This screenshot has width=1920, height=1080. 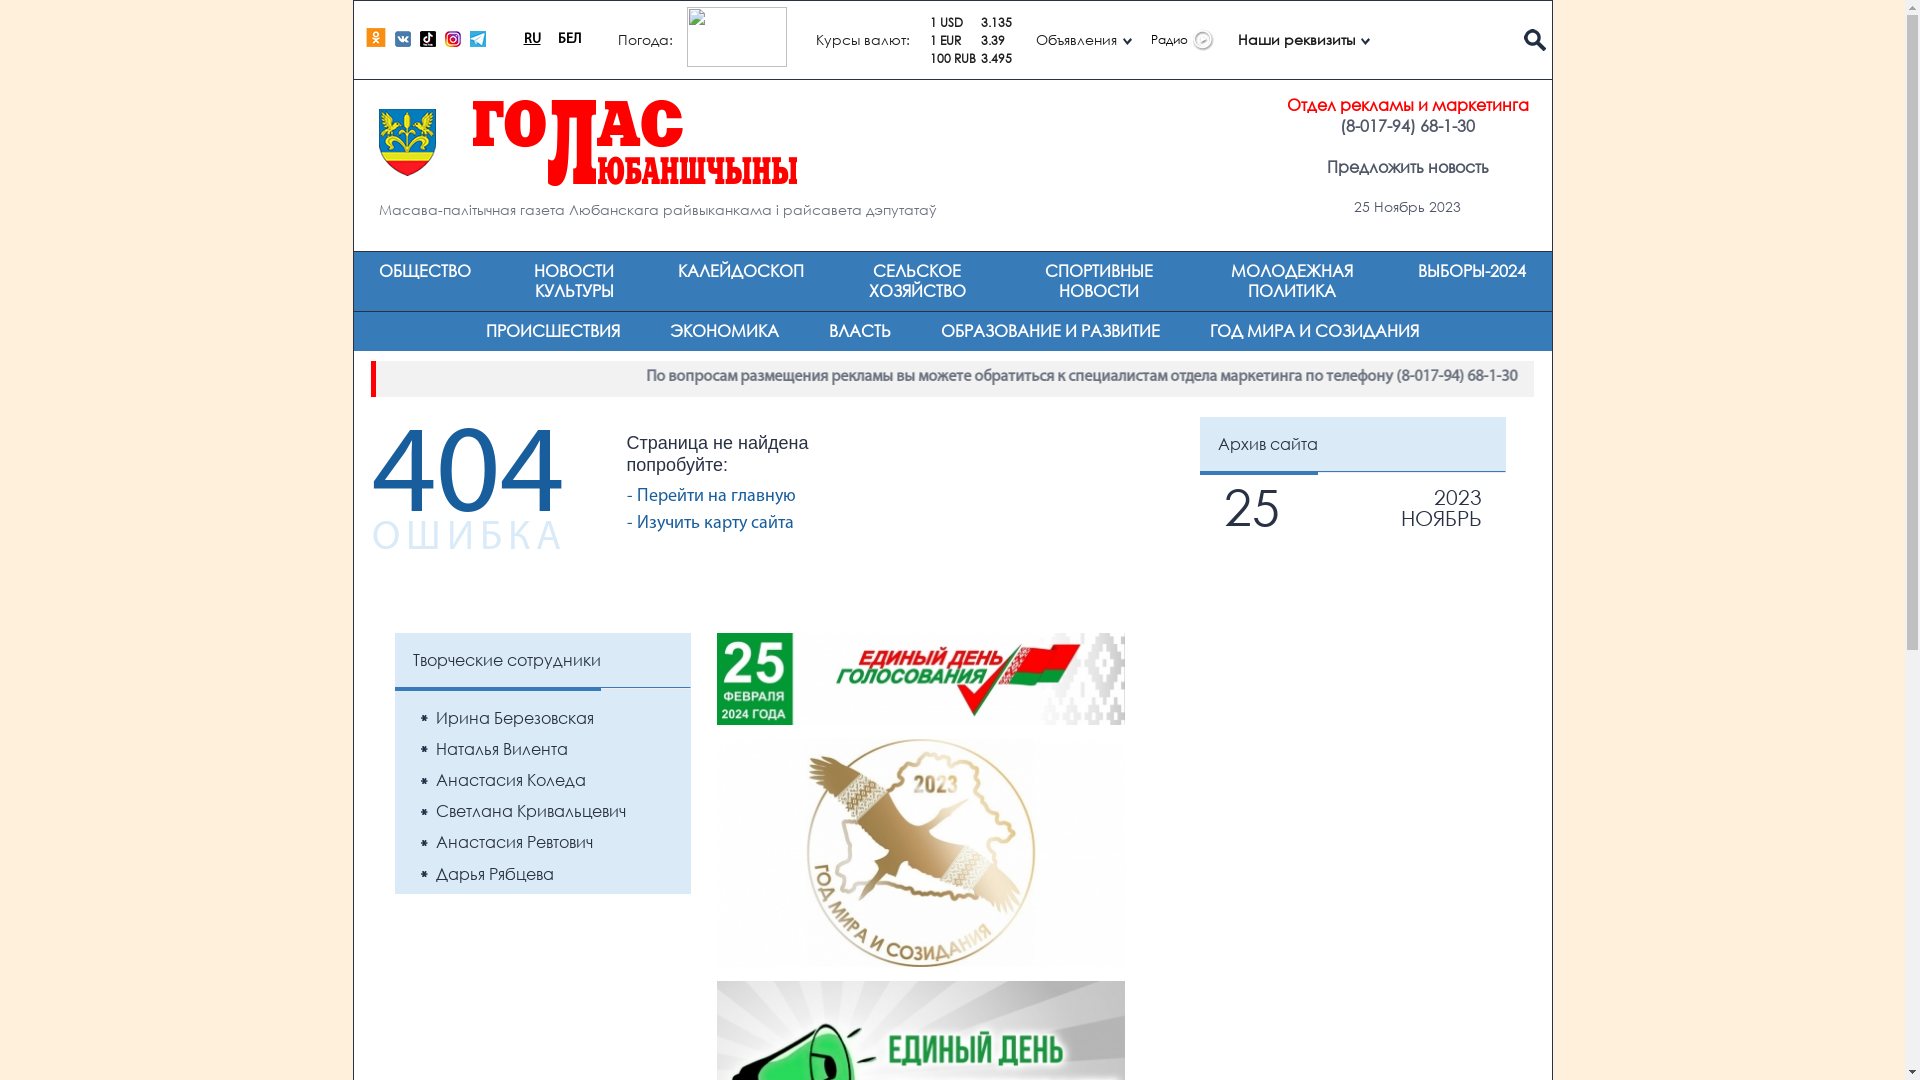 What do you see at coordinates (450, 38) in the screenshot?
I see `'Instagram'` at bounding box center [450, 38].